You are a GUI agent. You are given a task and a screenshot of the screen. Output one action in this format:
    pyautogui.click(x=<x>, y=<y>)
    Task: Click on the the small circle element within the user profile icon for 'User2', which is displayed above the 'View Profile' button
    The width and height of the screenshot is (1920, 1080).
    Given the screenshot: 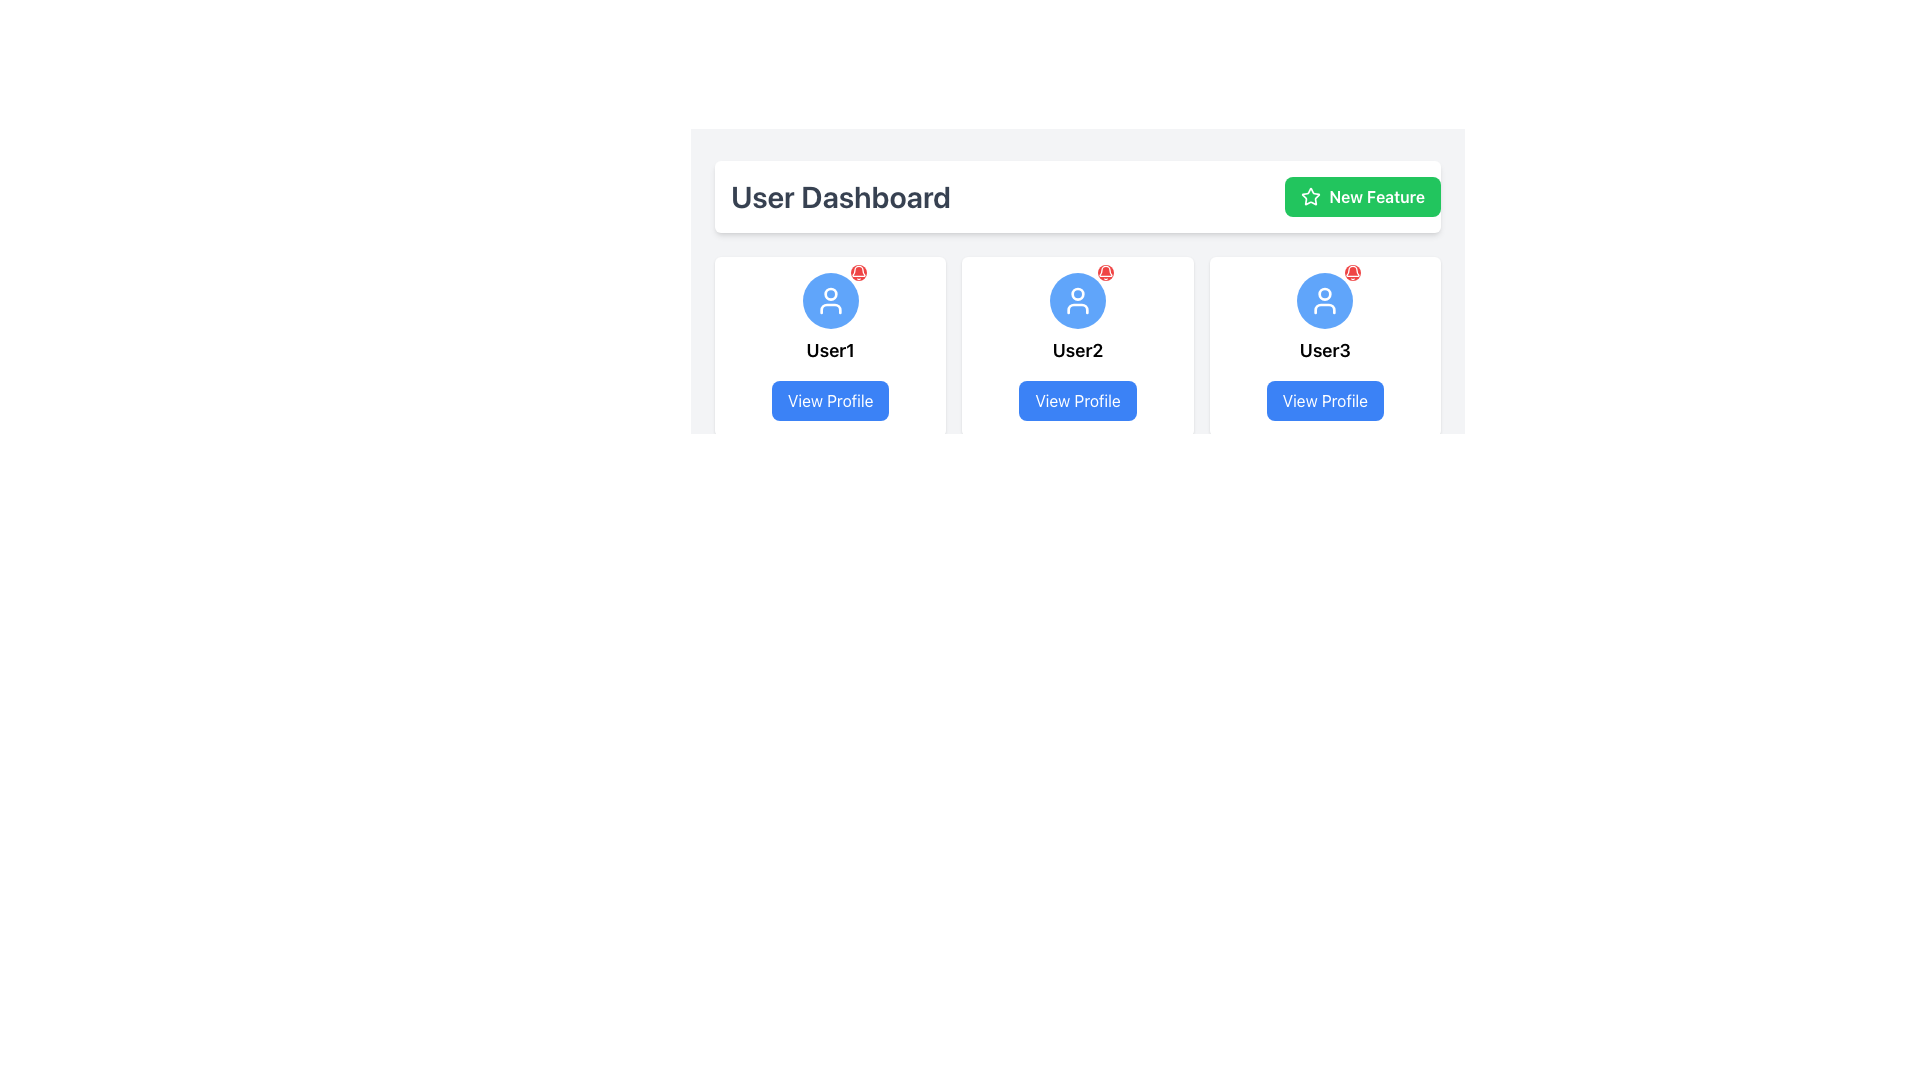 What is the action you would take?
    pyautogui.click(x=1325, y=294)
    